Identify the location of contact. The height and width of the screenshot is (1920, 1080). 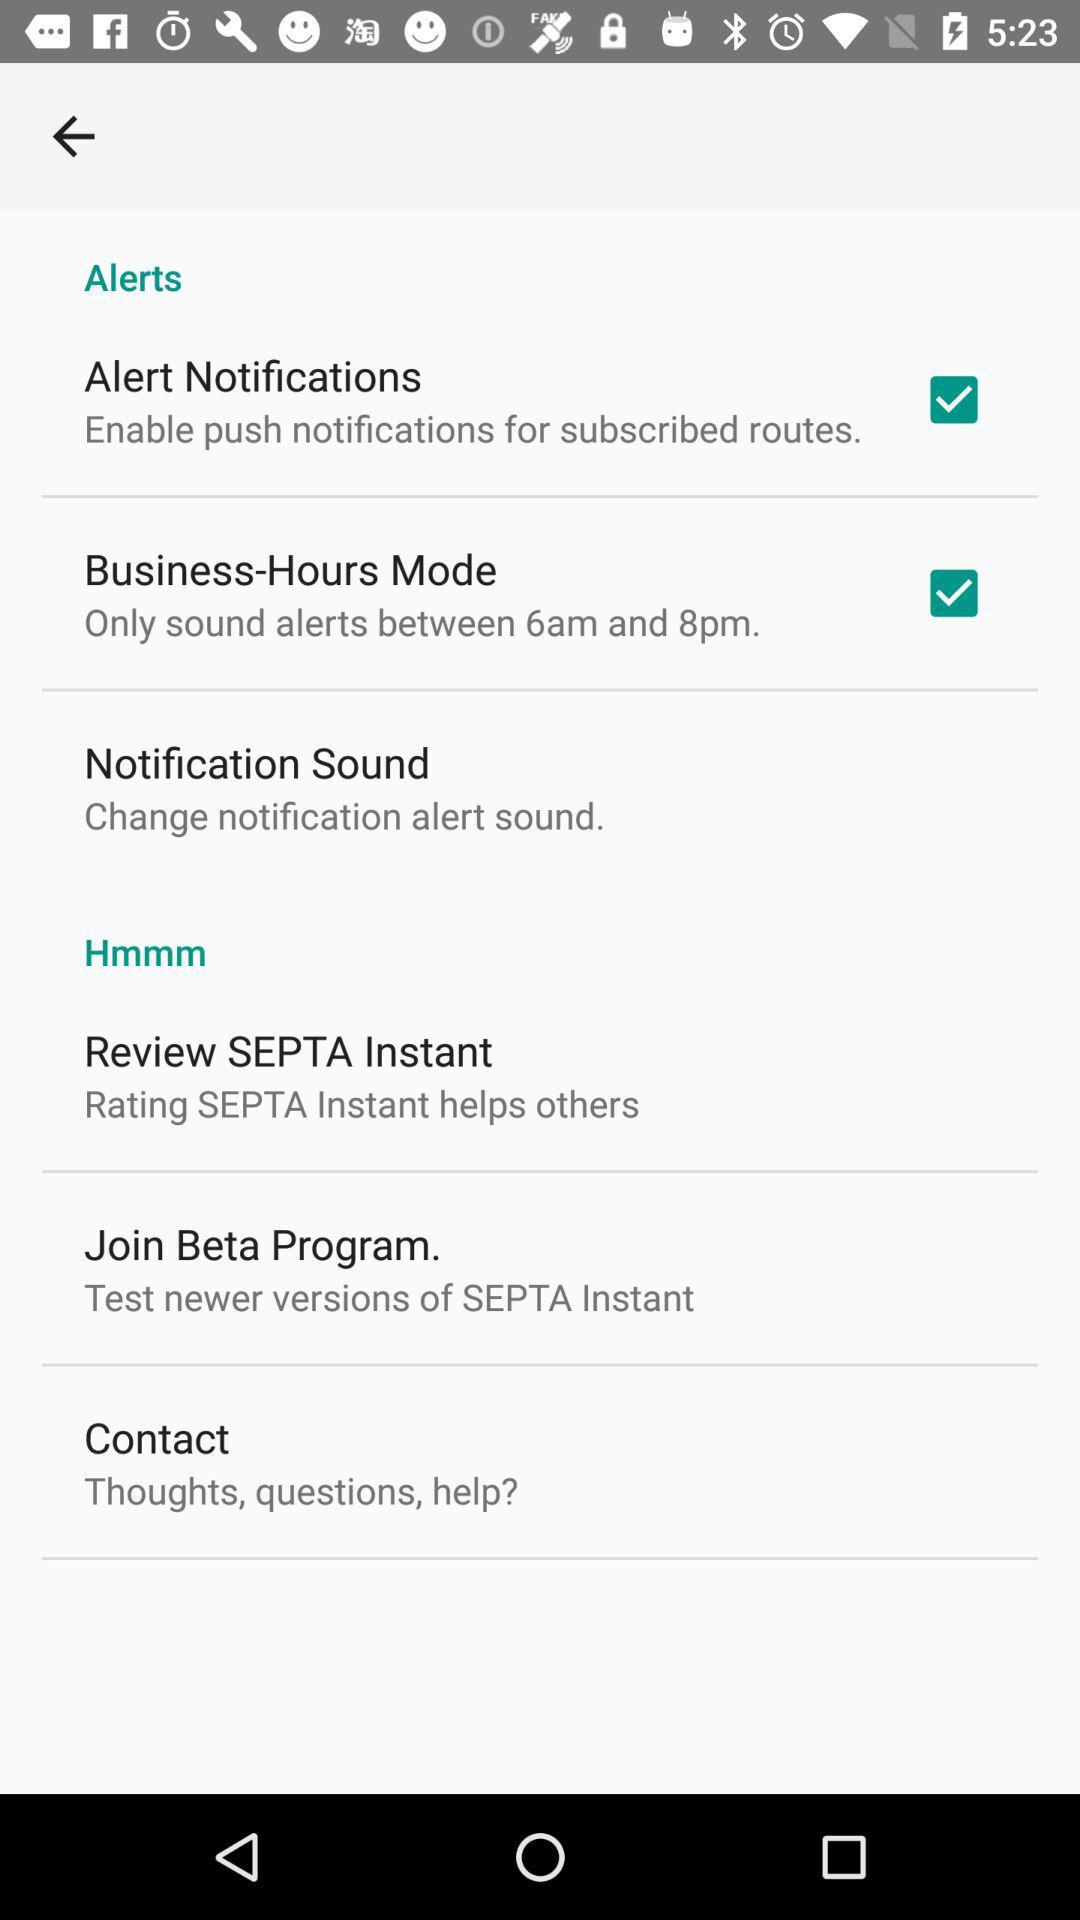
(155, 1435).